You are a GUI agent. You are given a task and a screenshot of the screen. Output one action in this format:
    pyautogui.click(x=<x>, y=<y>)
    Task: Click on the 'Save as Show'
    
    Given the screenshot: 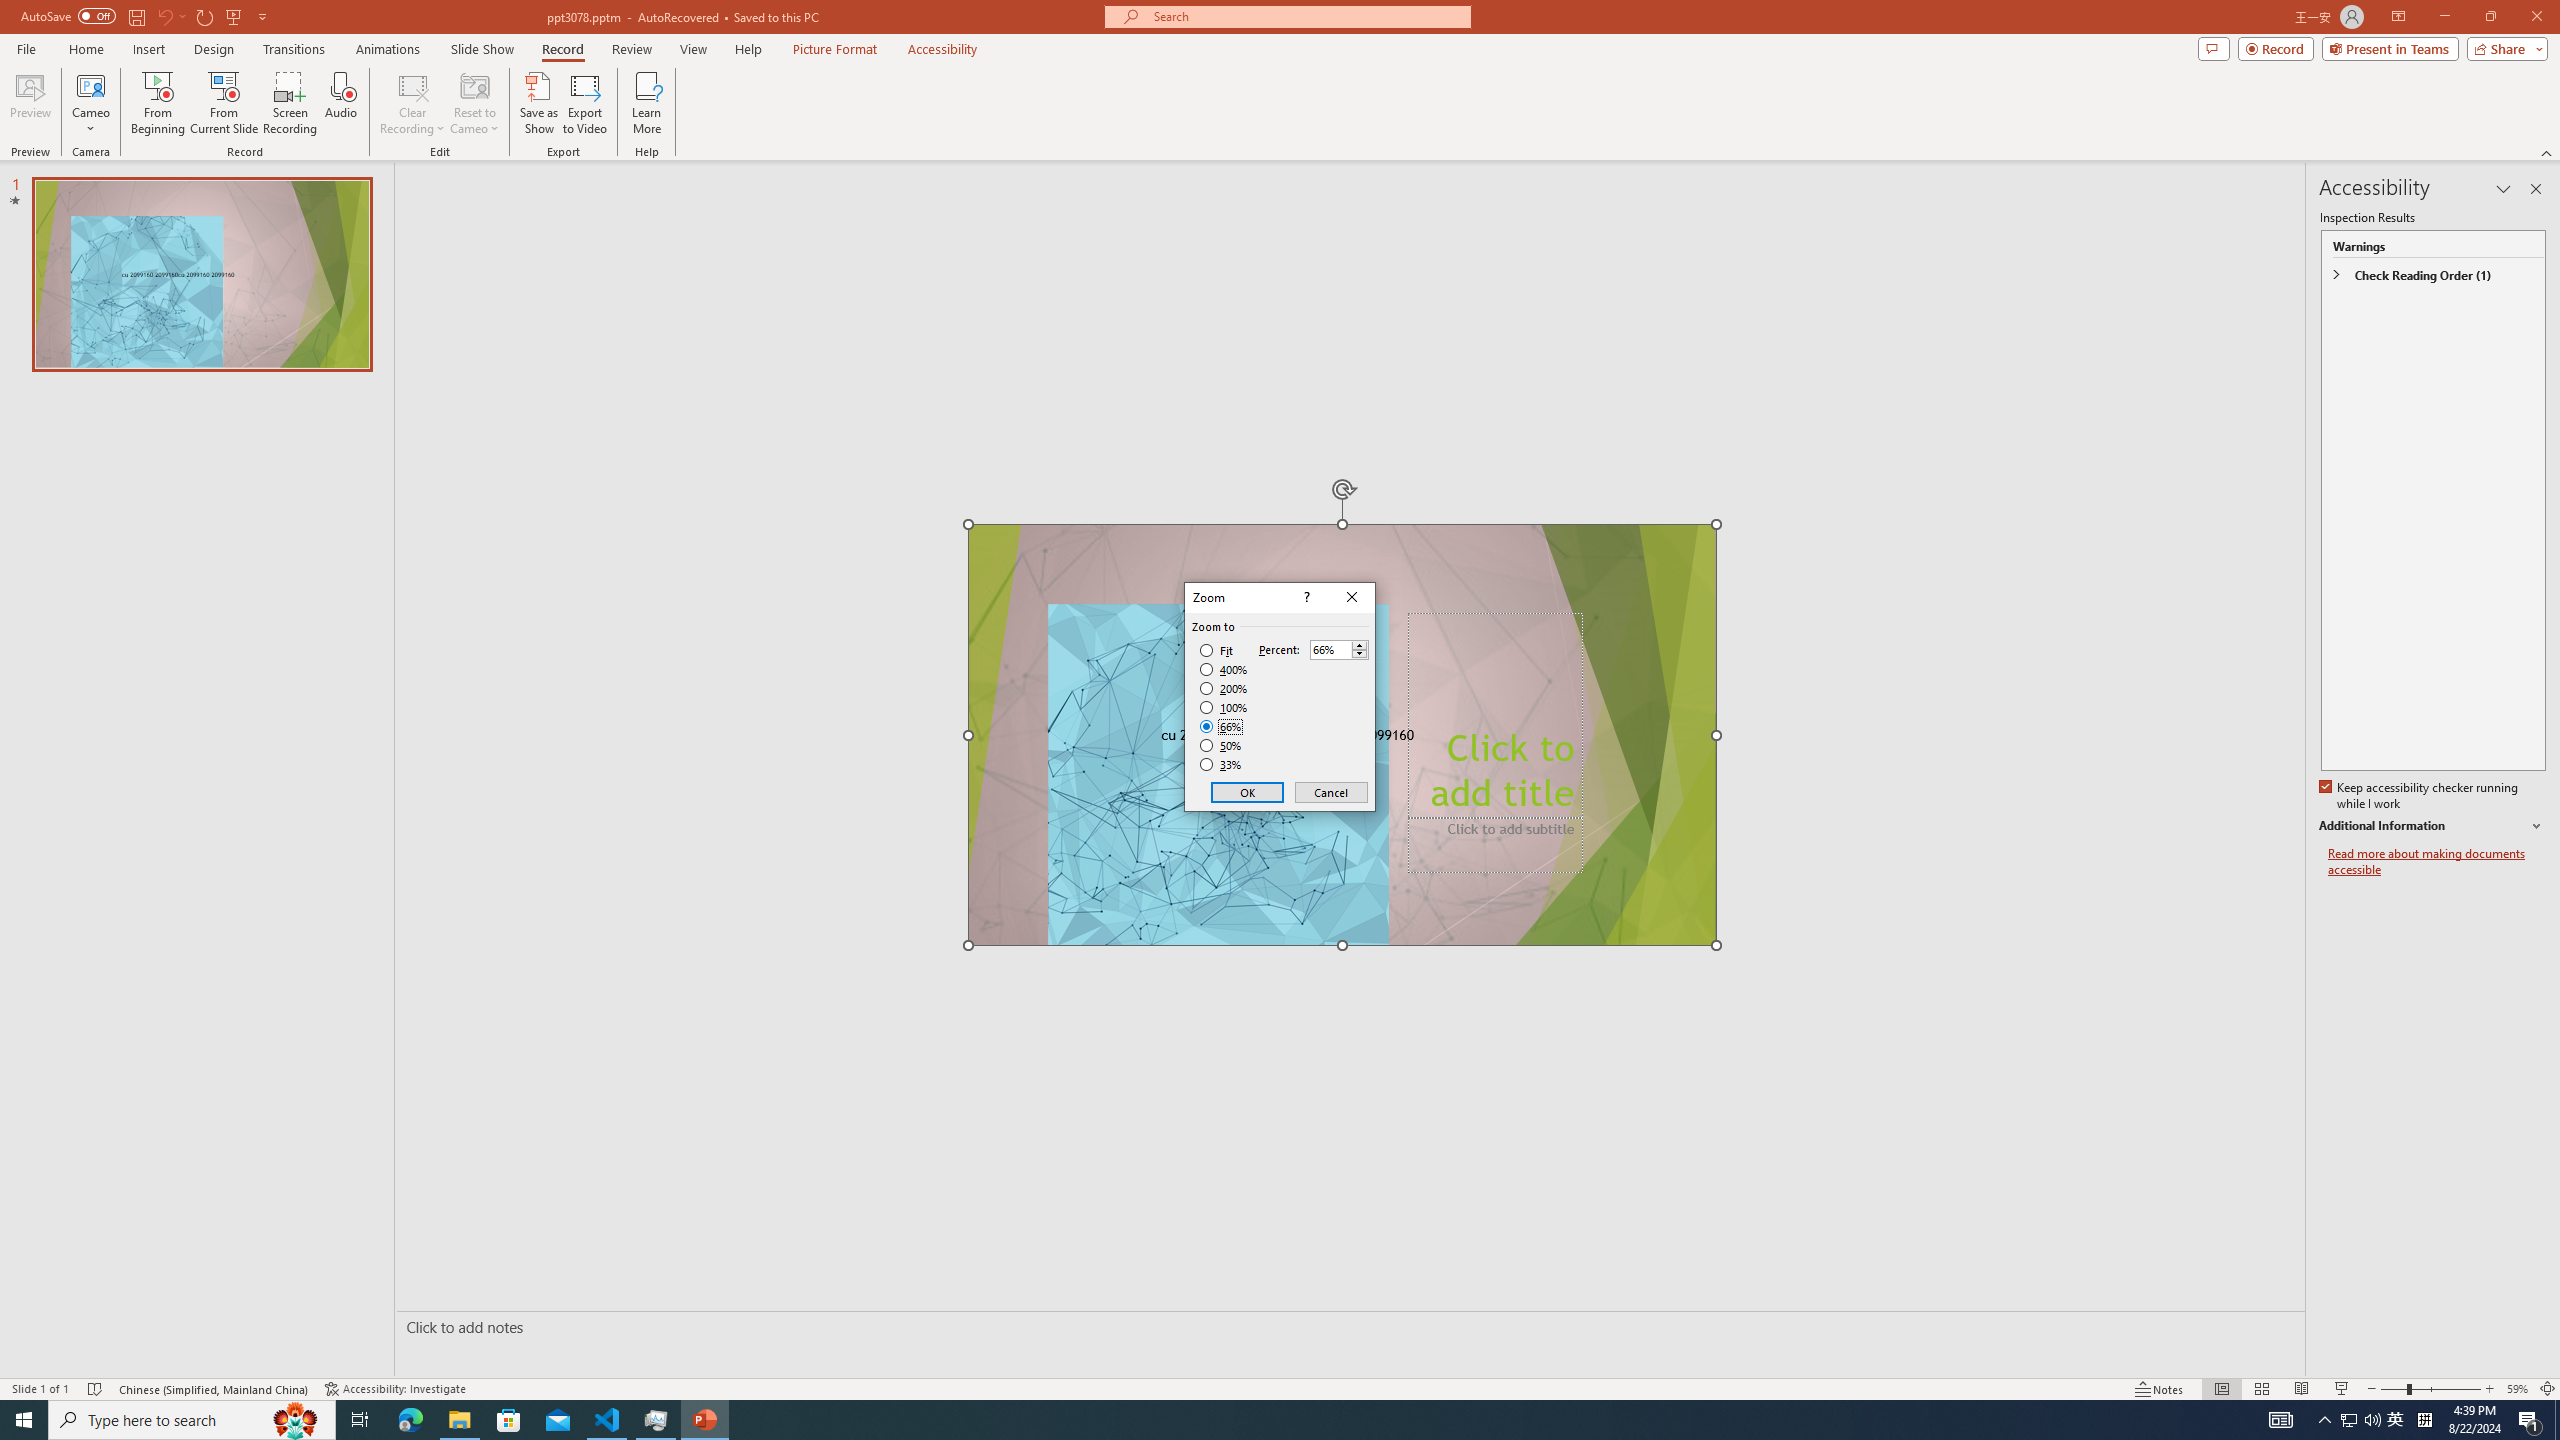 What is the action you would take?
    pyautogui.click(x=538, y=103)
    